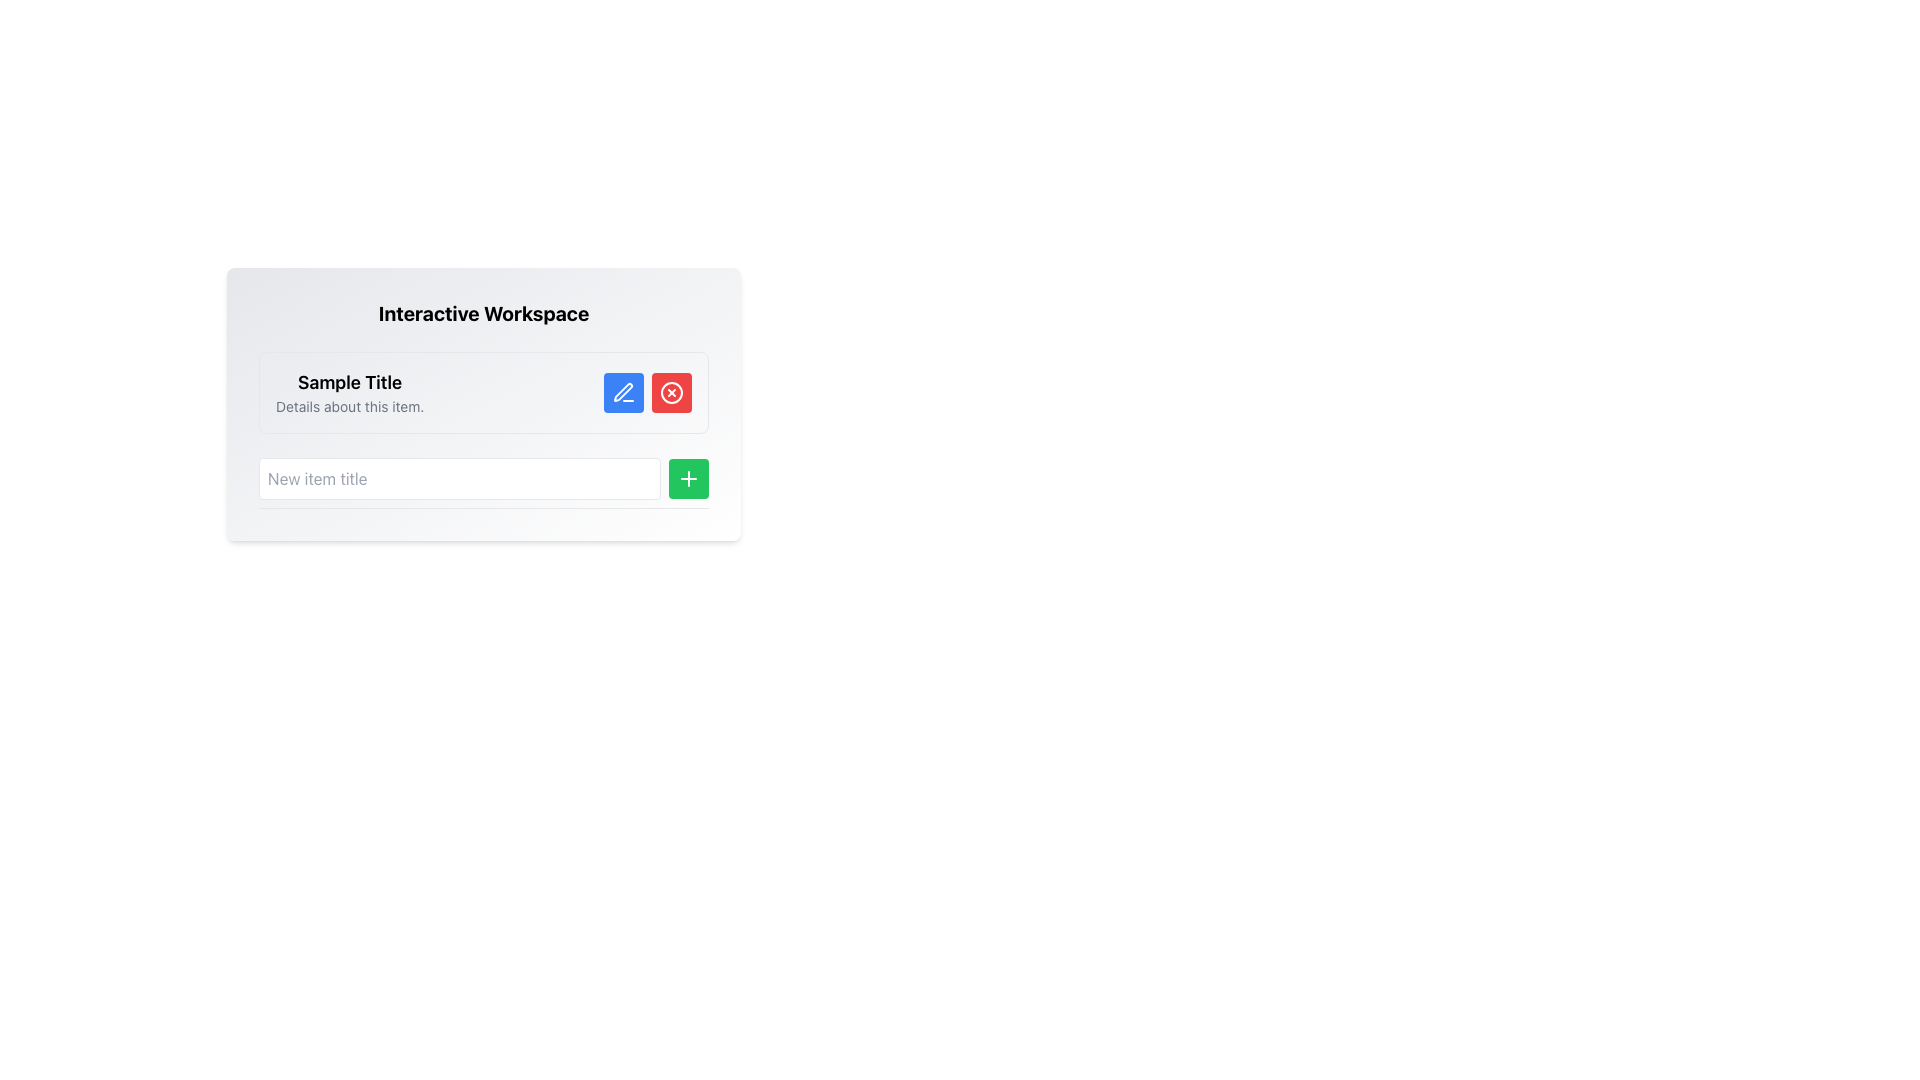 The width and height of the screenshot is (1920, 1080). I want to click on the blue square button with a white pen icon located at the top-right of the panel under the header 'Interactive Workspace', so click(623, 393).